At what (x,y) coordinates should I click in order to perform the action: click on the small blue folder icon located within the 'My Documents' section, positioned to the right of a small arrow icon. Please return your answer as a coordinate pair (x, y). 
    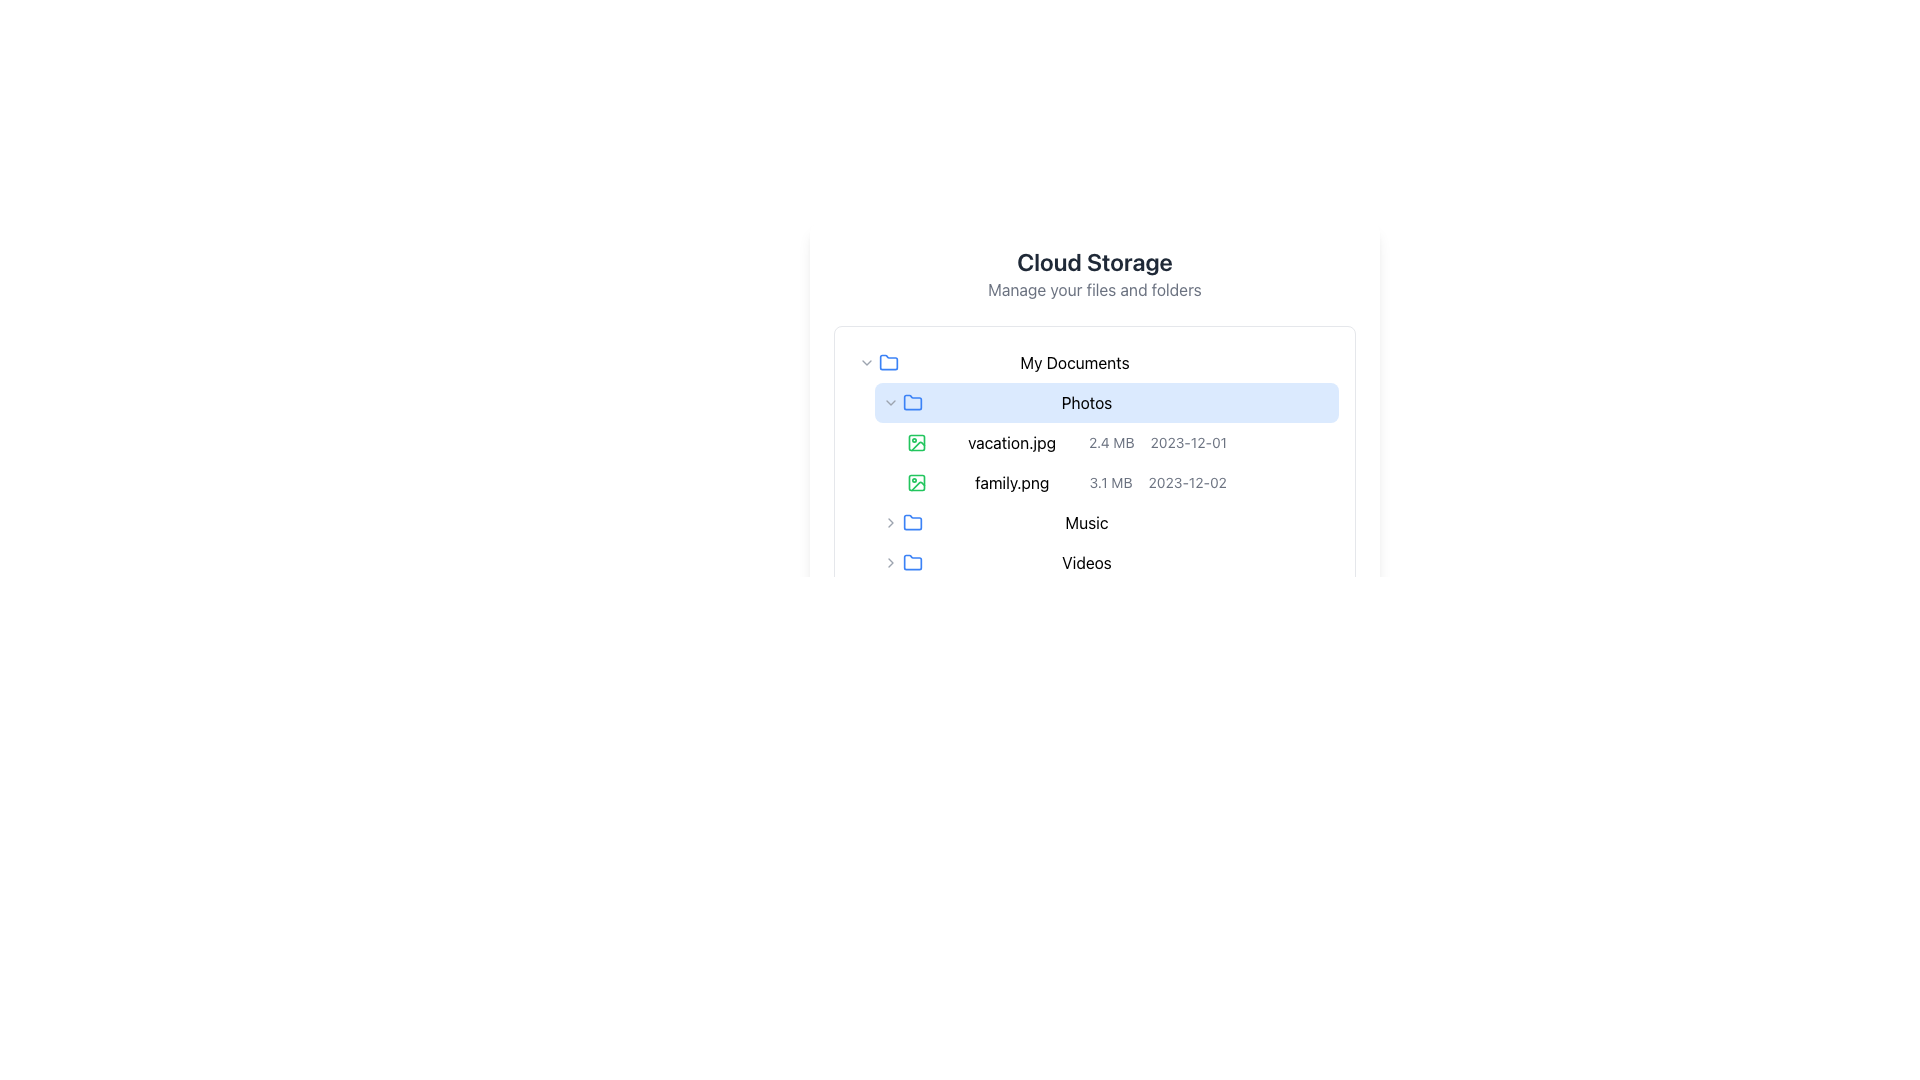
    Looking at the image, I should click on (887, 362).